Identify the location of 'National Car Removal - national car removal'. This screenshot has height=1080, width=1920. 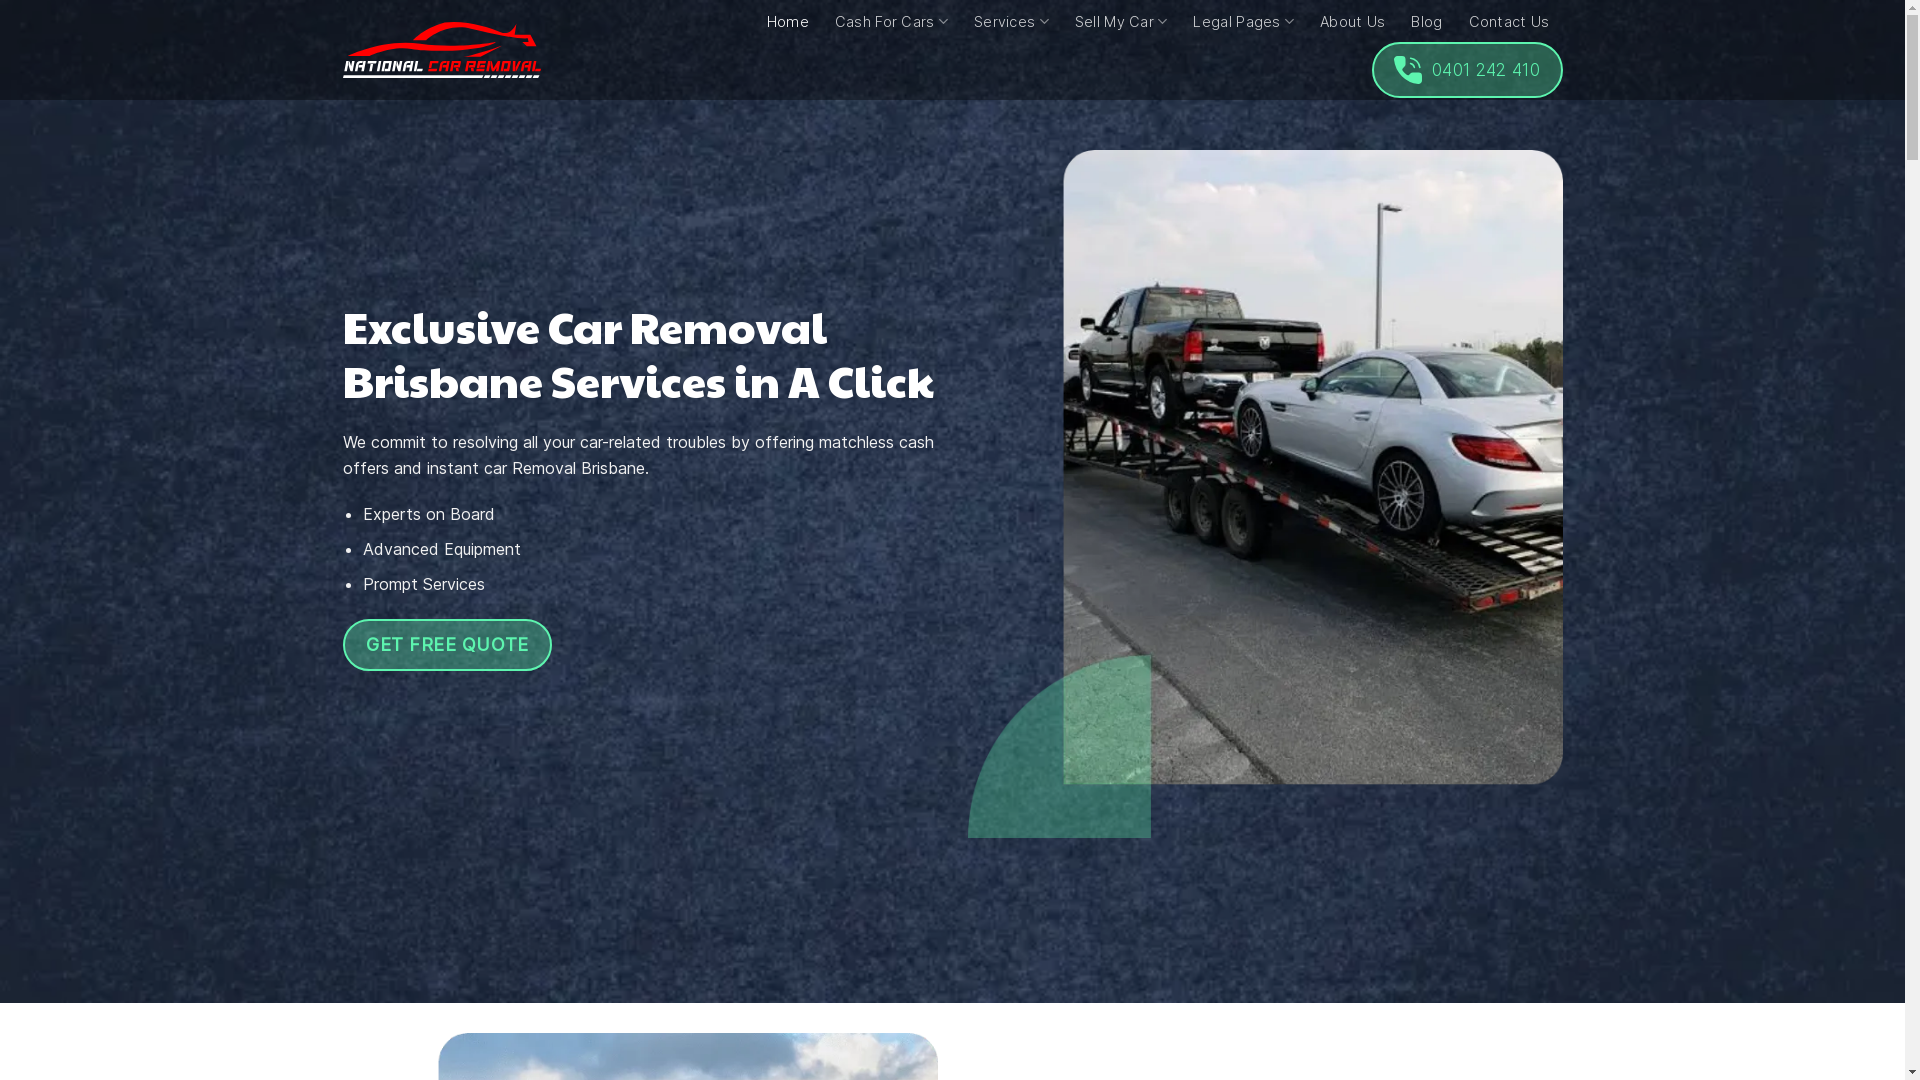
(440, 49).